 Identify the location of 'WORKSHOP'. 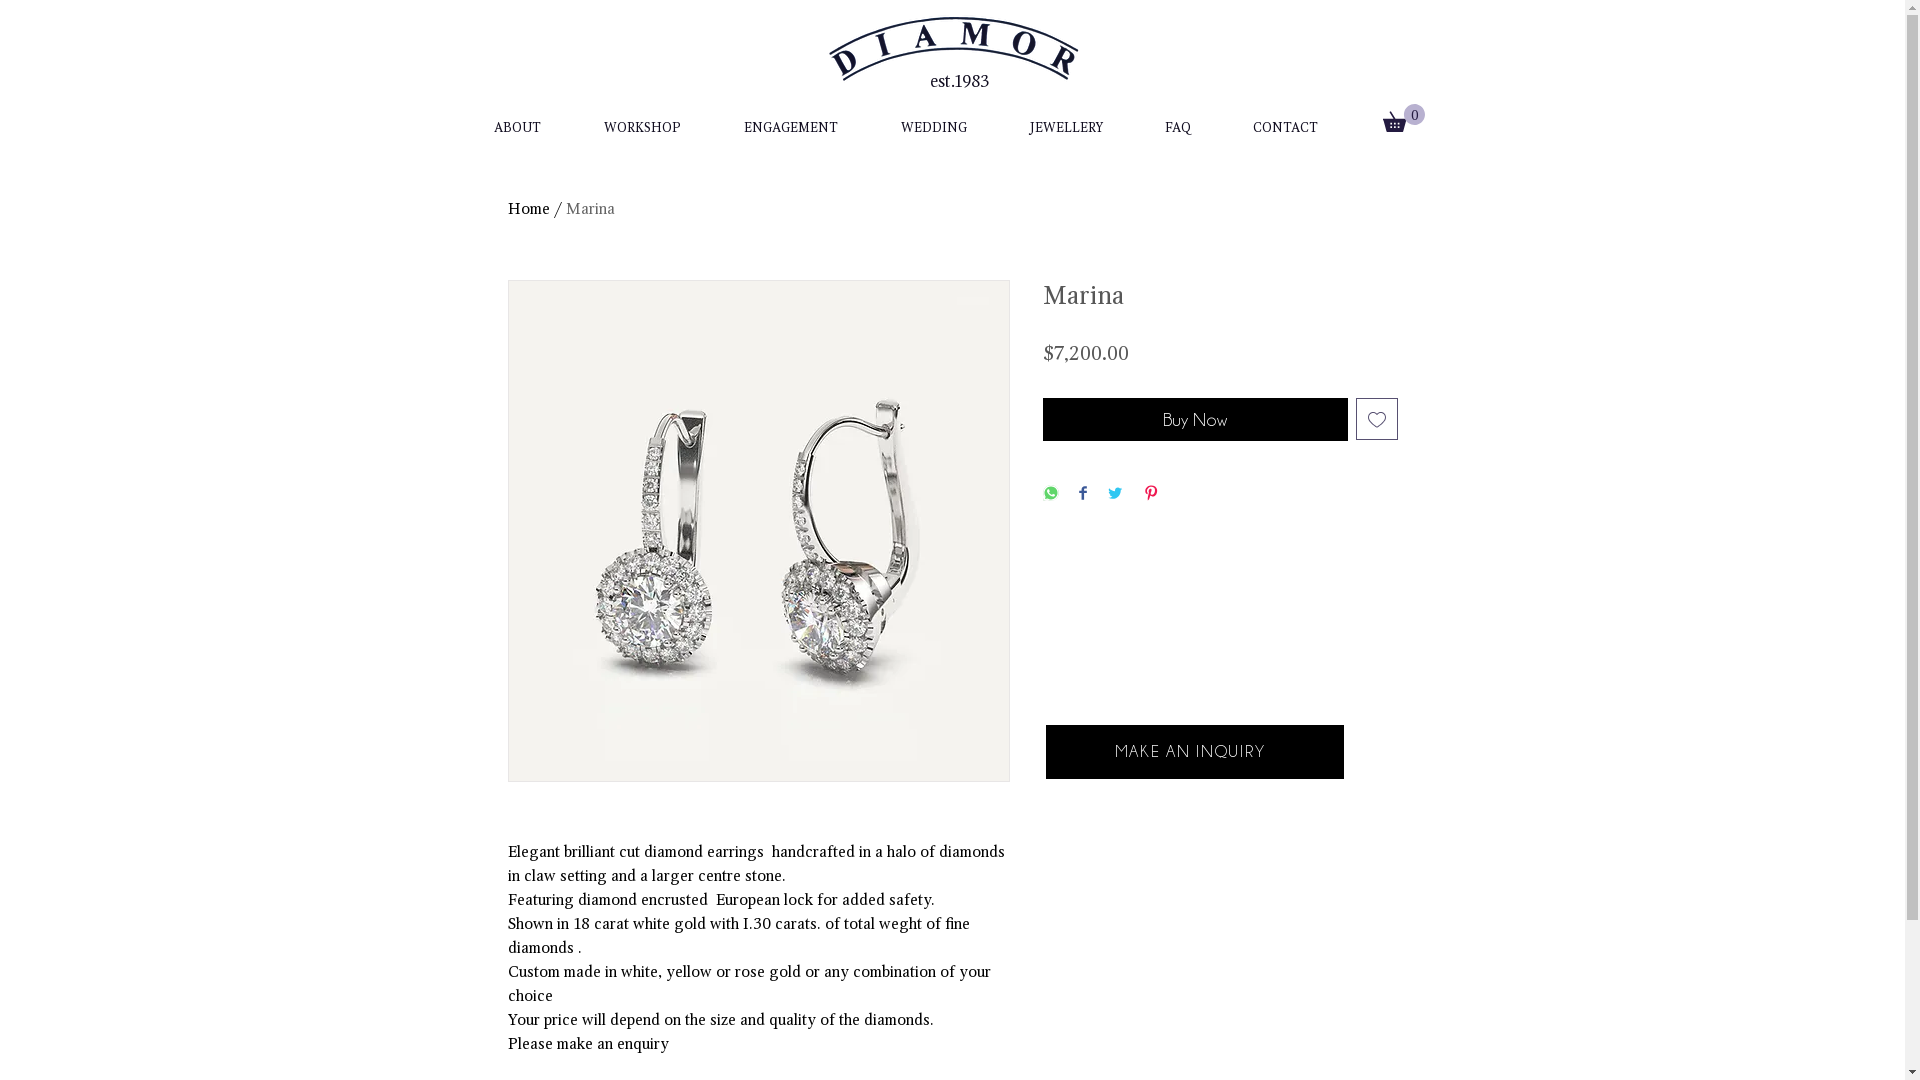
(642, 118).